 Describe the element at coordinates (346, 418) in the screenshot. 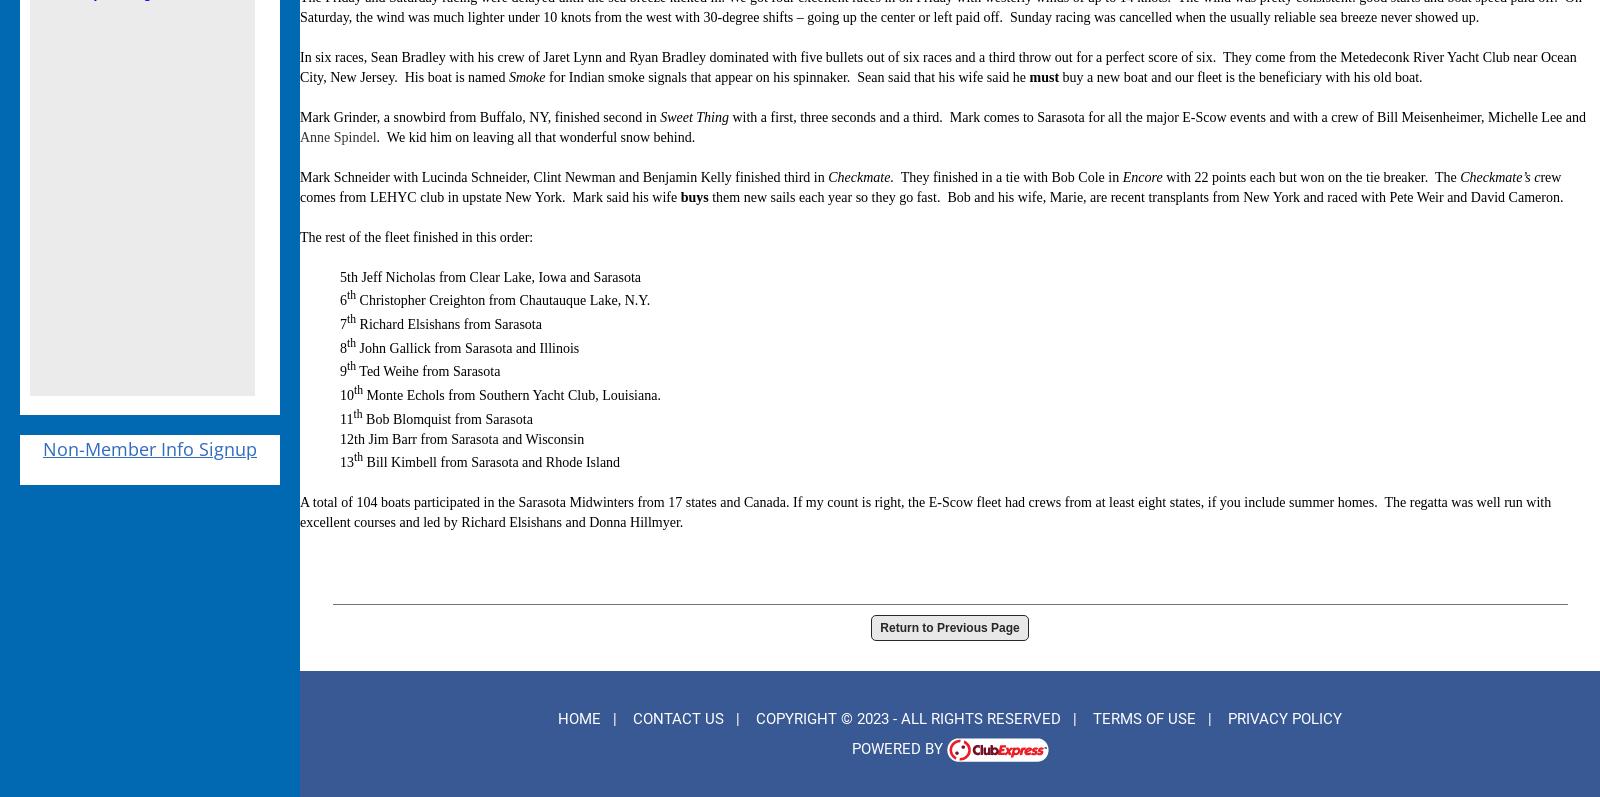

I see `'11'` at that location.